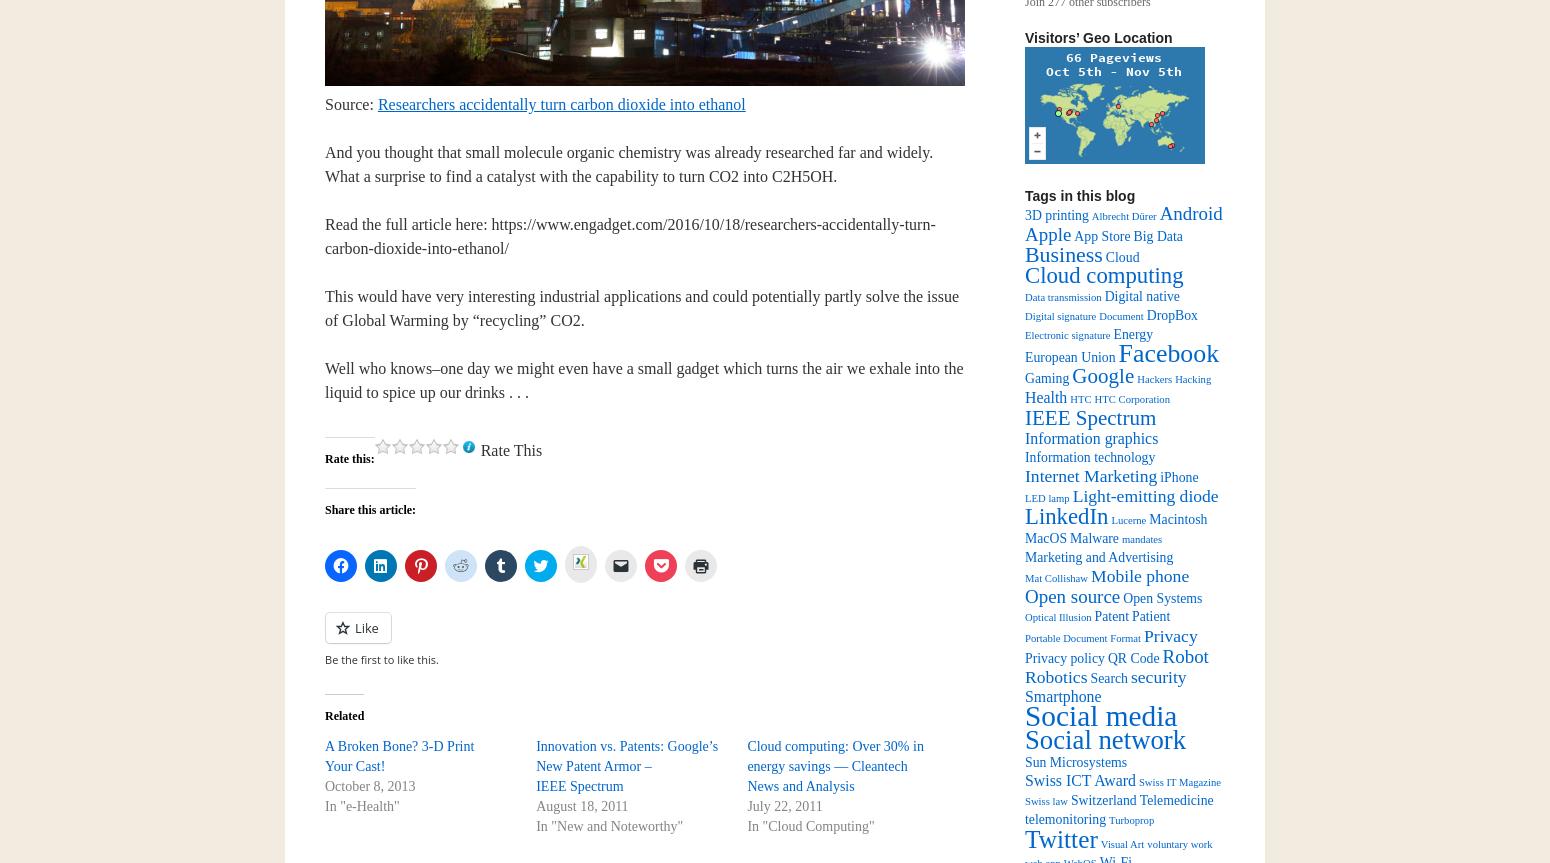 The height and width of the screenshot is (863, 1550). Describe the element at coordinates (1153, 379) in the screenshot. I see `'Hackers'` at that location.